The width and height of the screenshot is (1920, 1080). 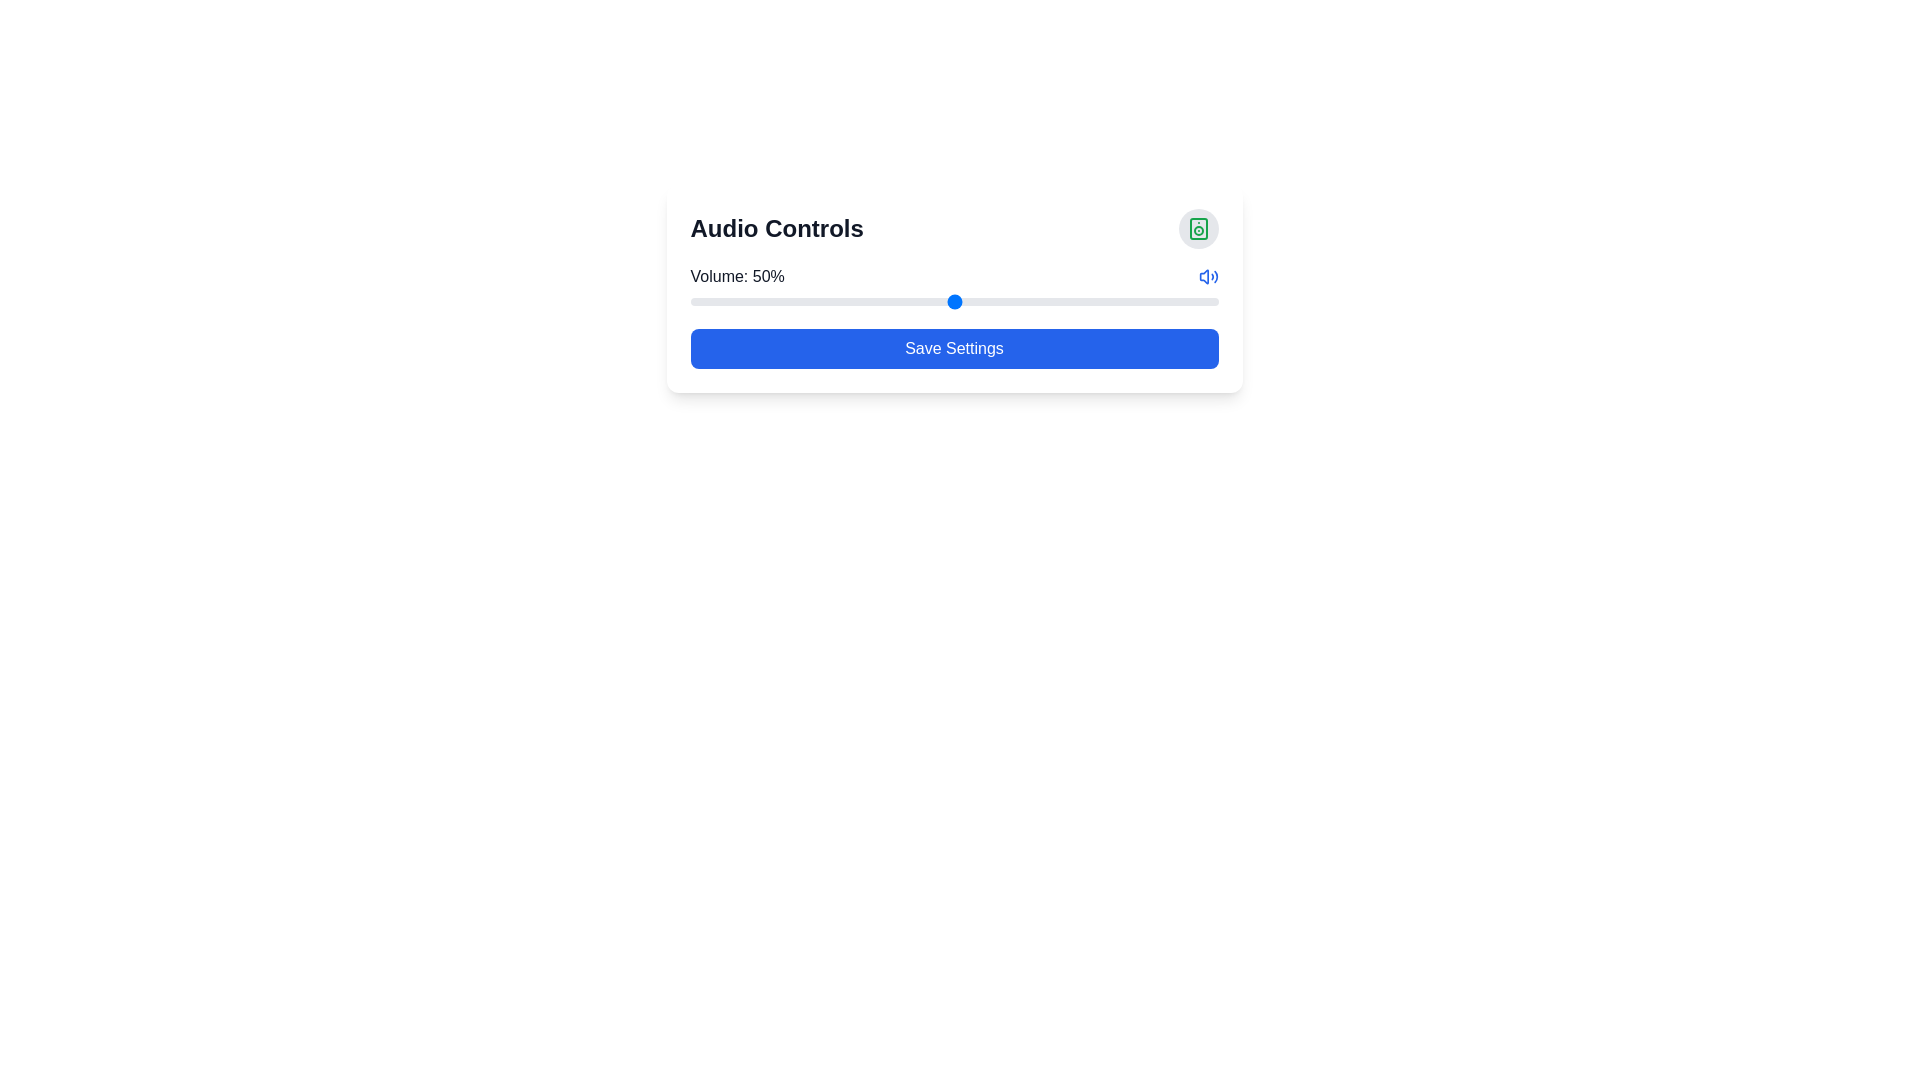 I want to click on the volume, so click(x=980, y=301).